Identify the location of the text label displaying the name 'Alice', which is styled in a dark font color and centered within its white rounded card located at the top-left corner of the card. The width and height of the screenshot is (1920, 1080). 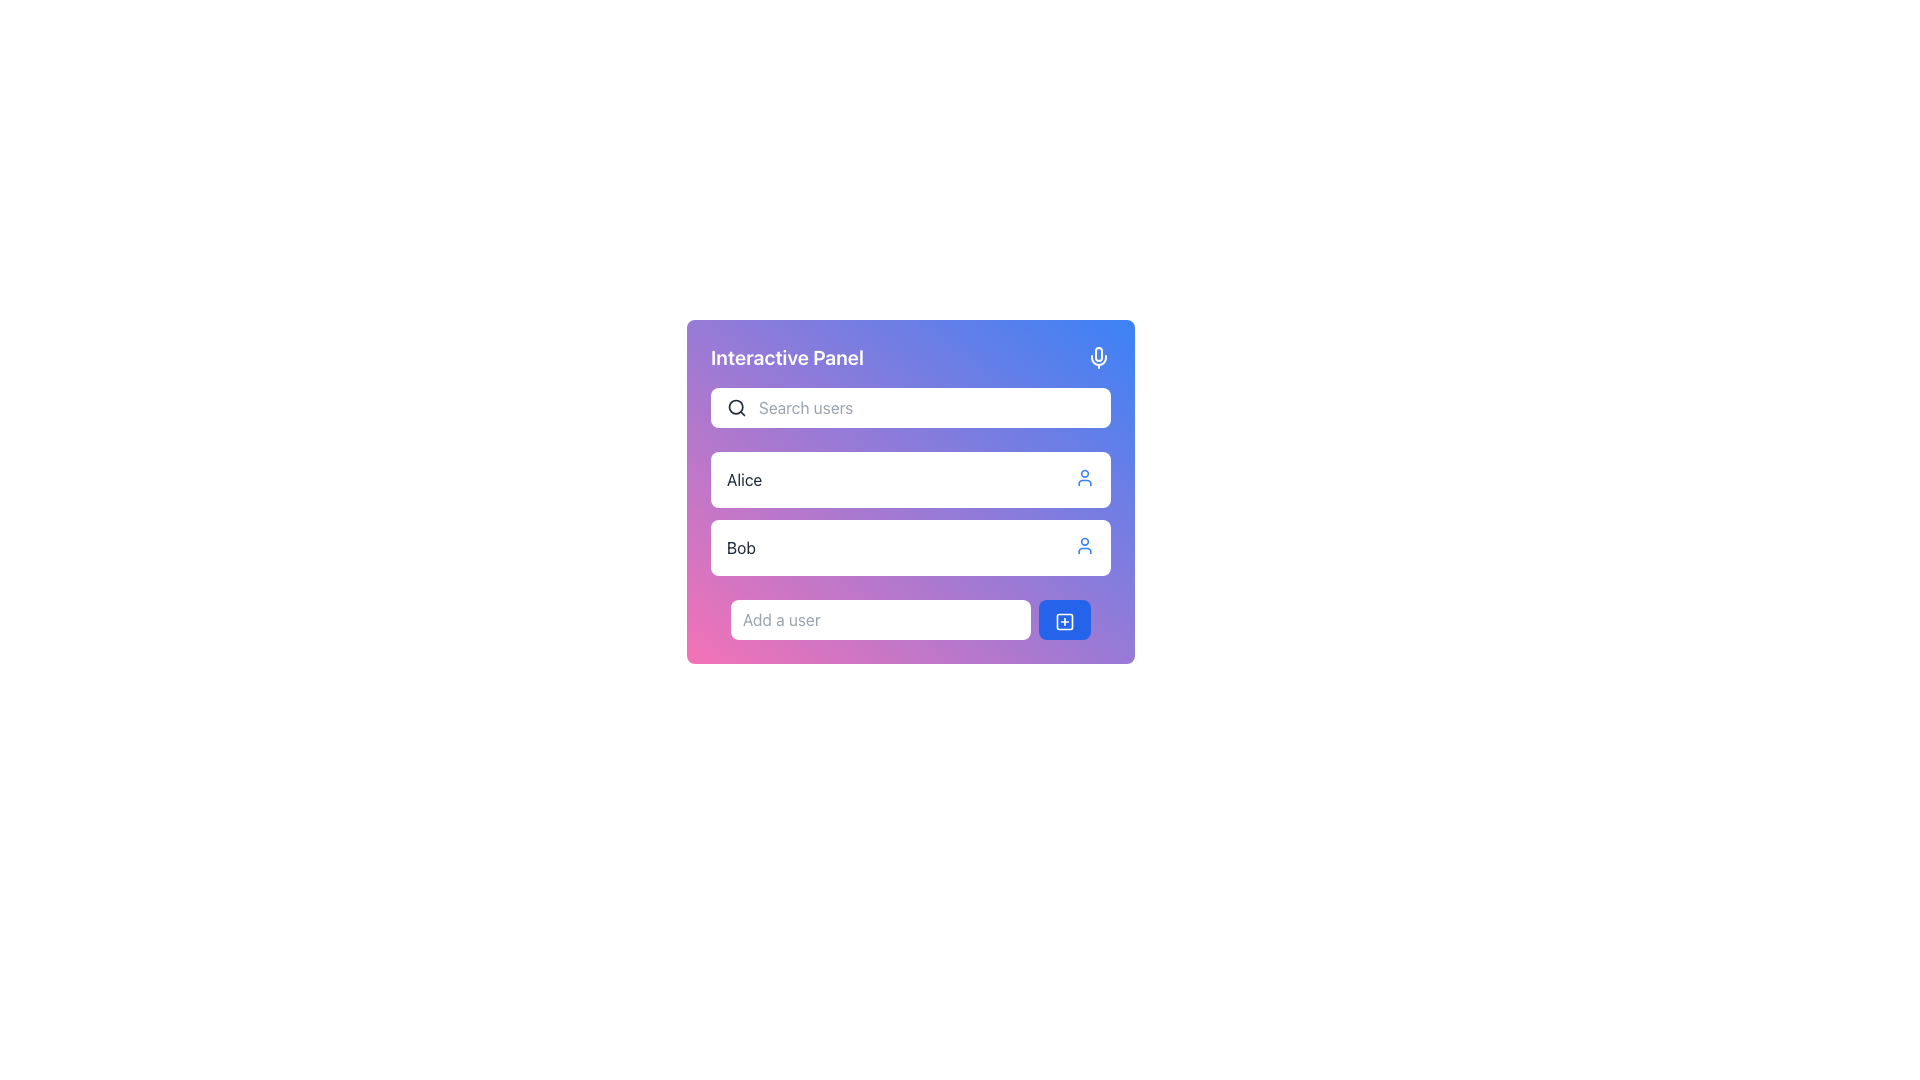
(743, 479).